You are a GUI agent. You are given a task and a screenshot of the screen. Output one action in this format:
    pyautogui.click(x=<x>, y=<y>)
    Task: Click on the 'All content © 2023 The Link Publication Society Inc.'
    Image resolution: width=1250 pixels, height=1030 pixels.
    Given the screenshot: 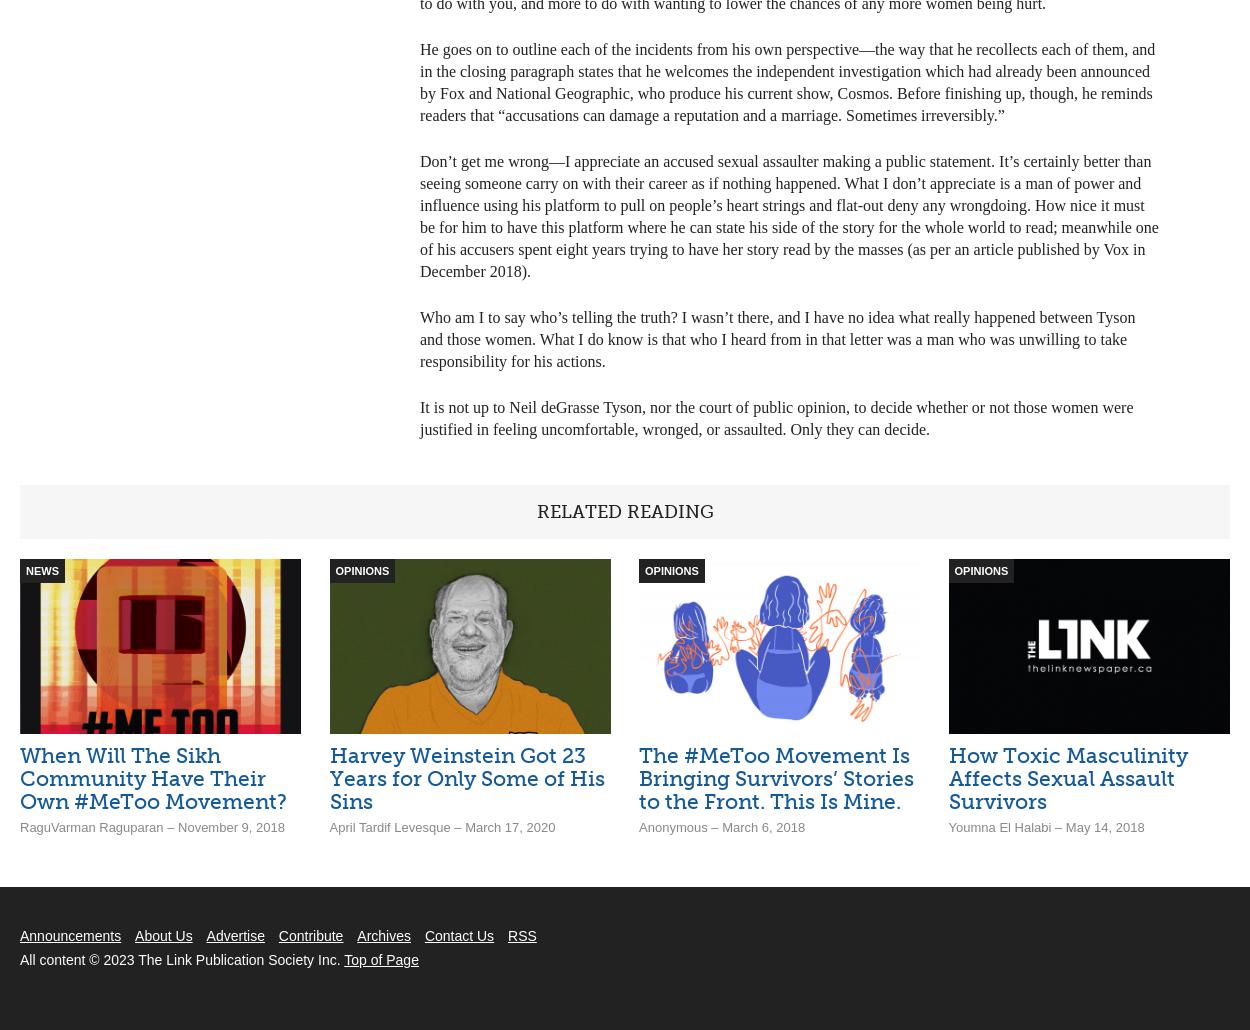 What is the action you would take?
    pyautogui.click(x=182, y=958)
    